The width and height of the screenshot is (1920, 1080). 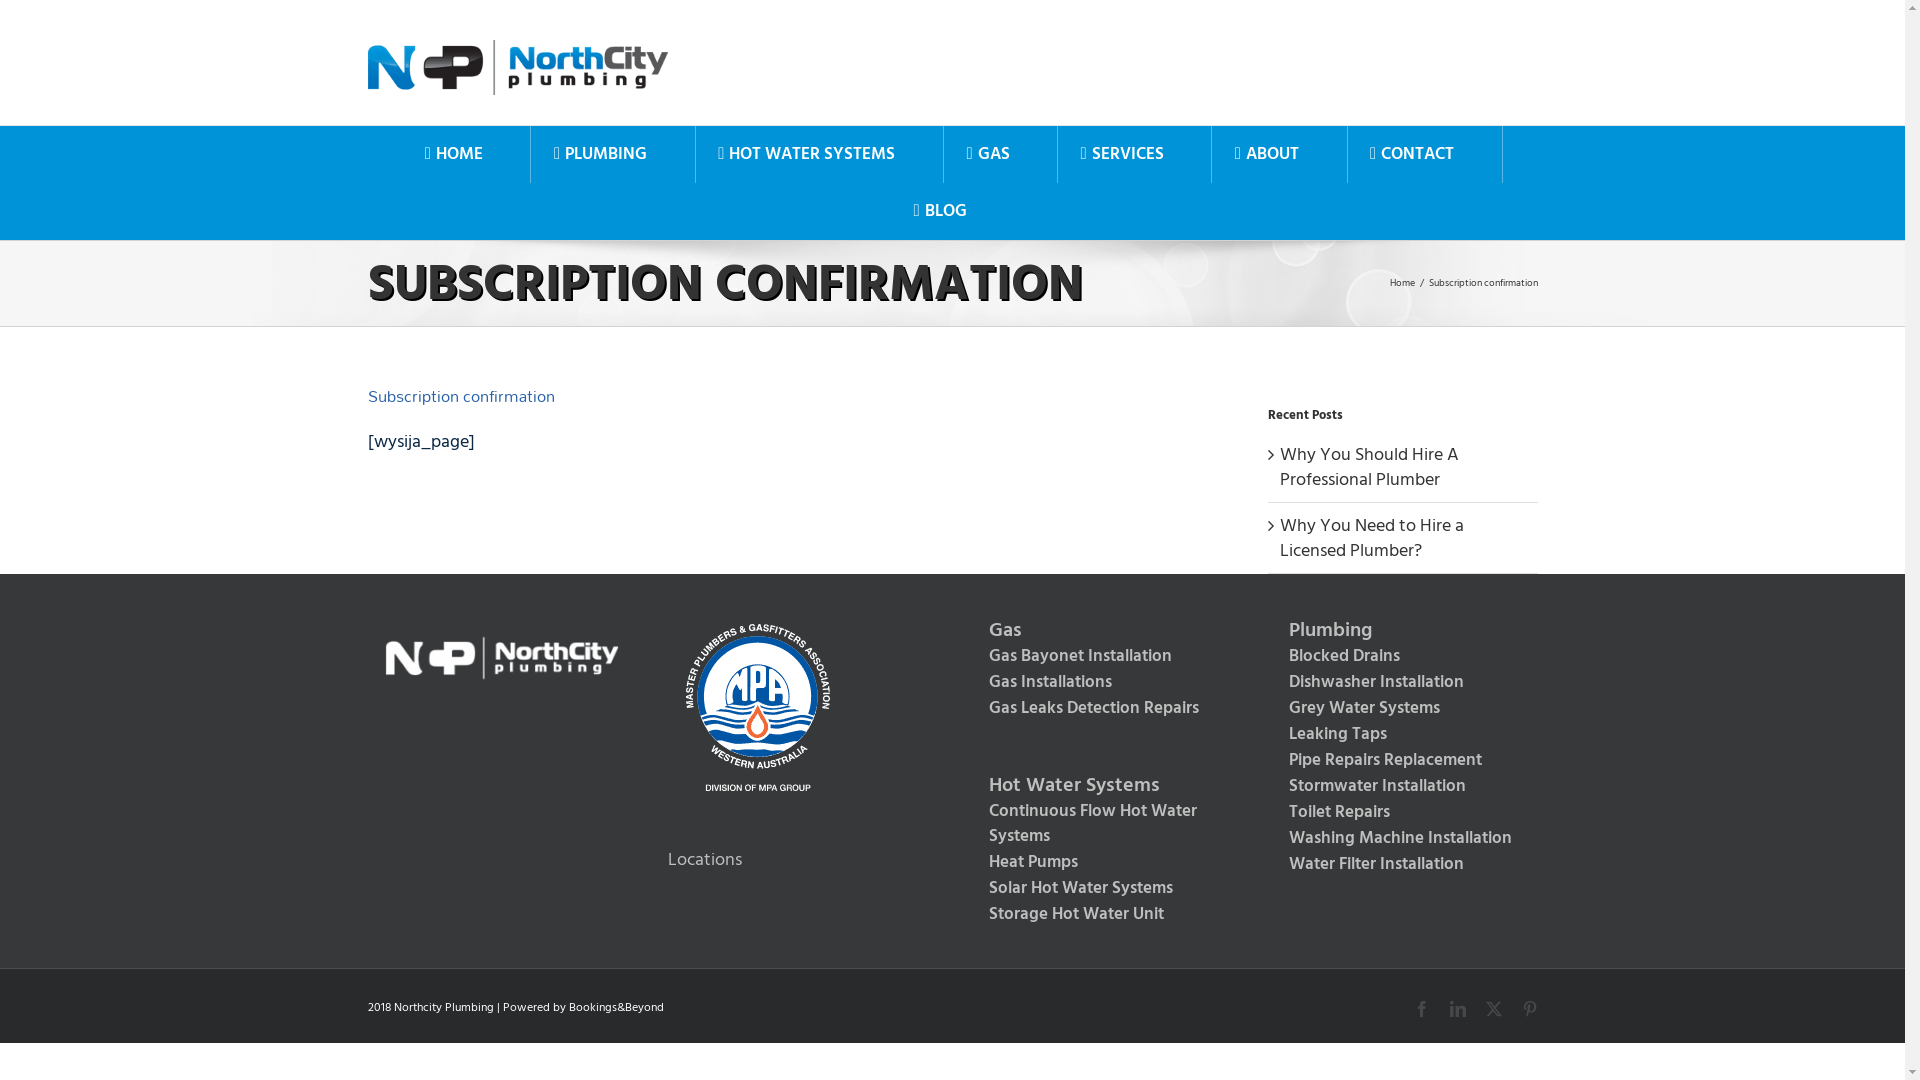 I want to click on 'Grey Water Systems', so click(x=1267, y=708).